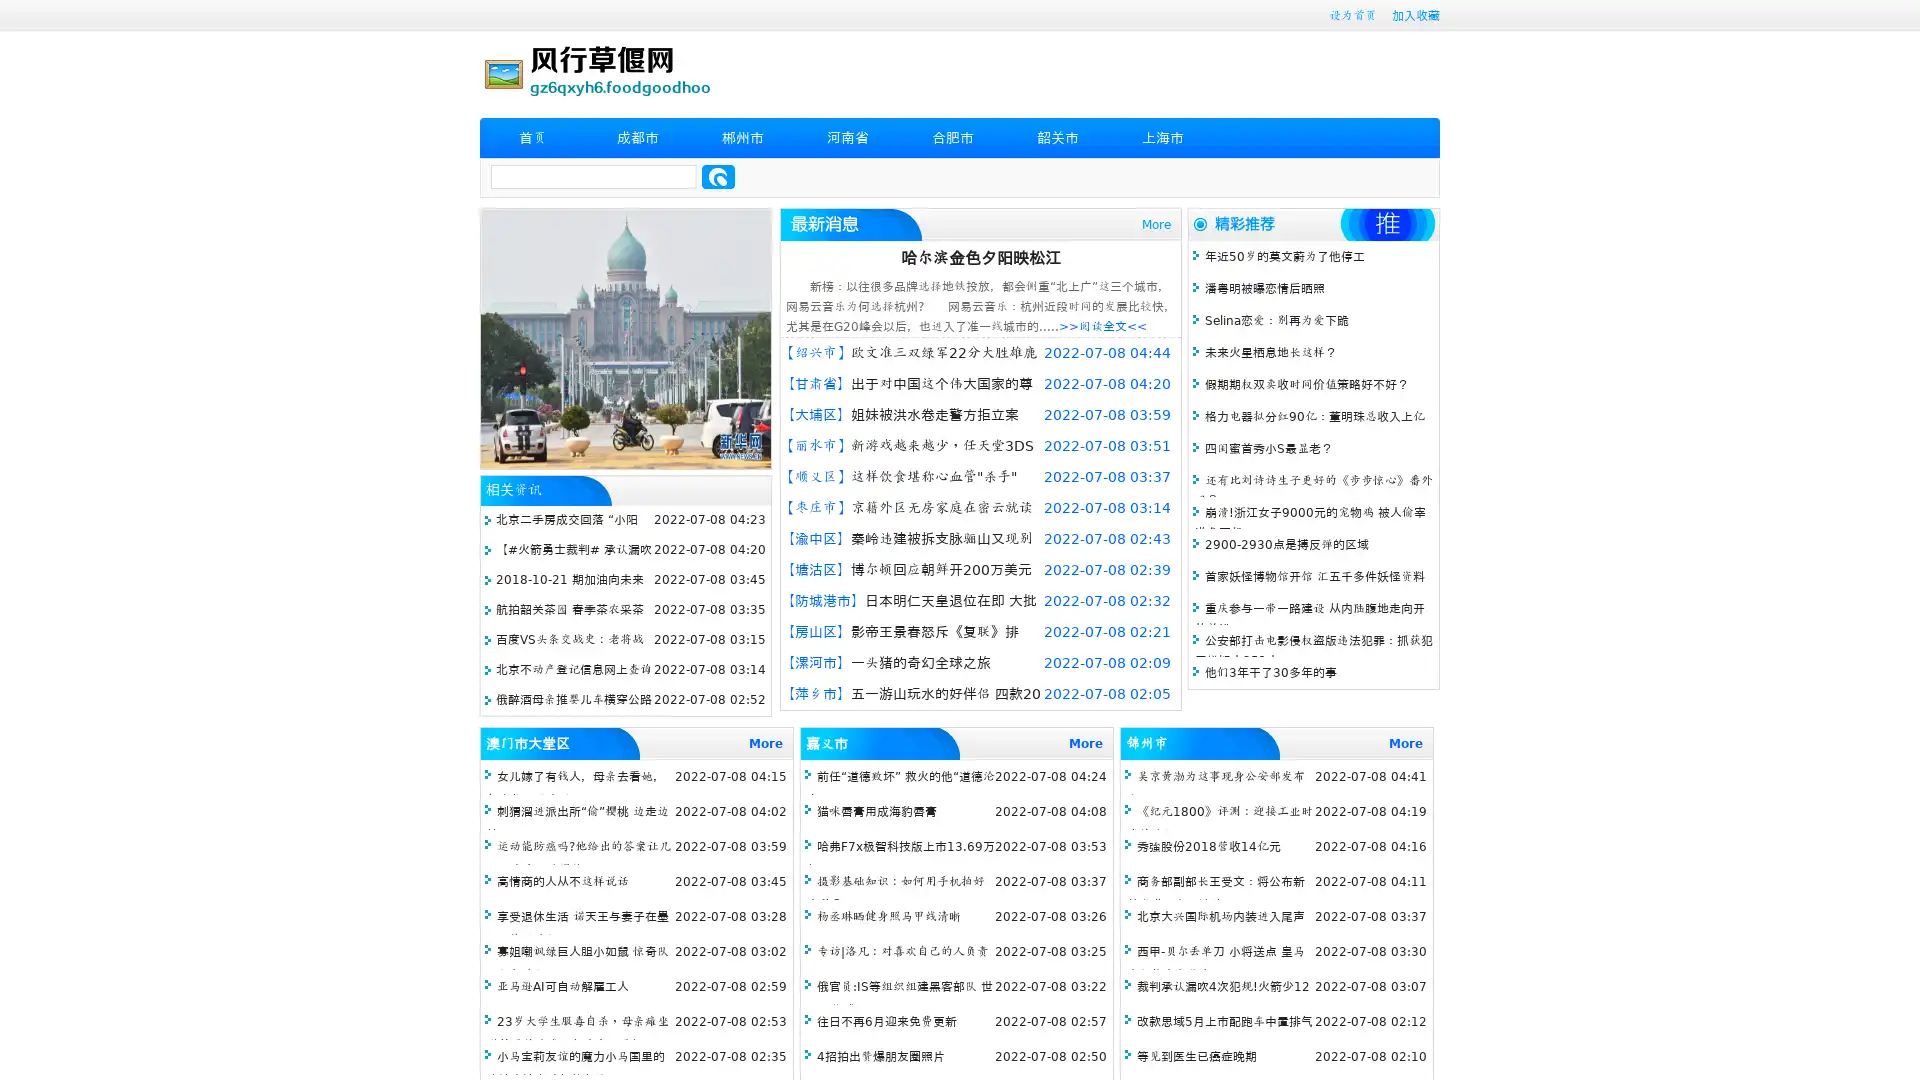  Describe the element at coordinates (718, 176) in the screenshot. I see `Search` at that location.